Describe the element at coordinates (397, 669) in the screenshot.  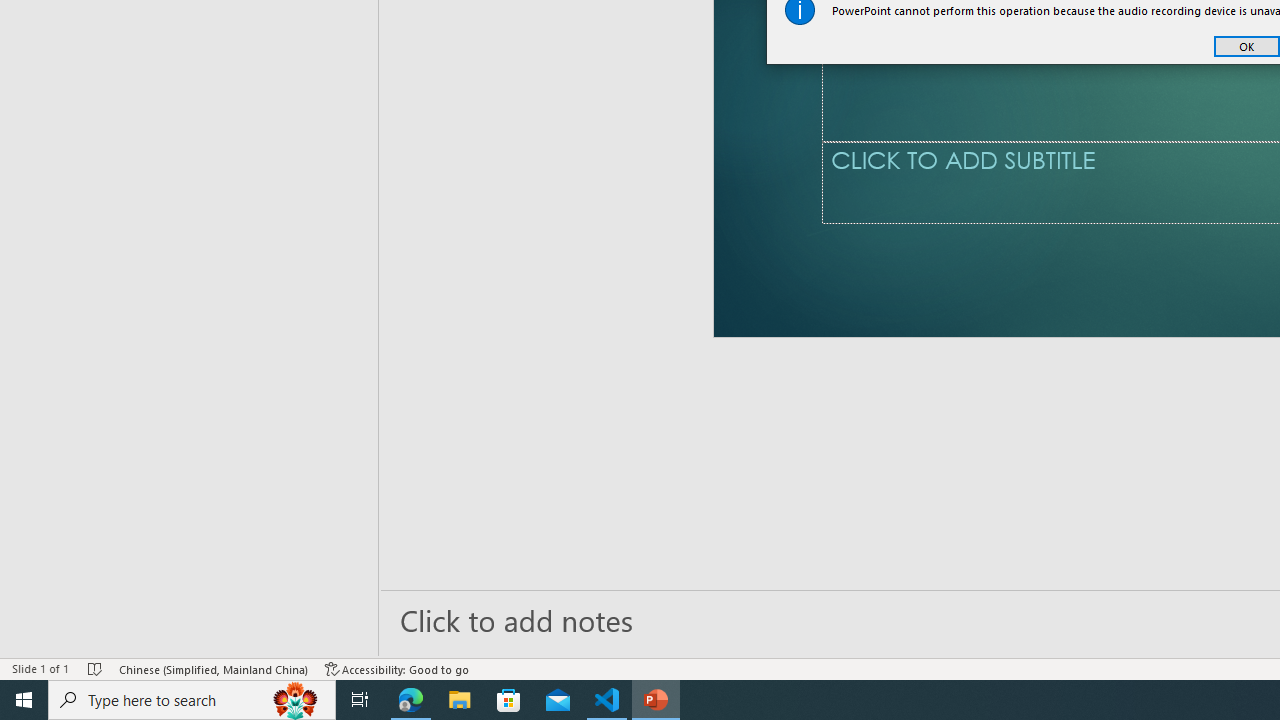
I see `'Accessibility Checker Accessibility: Good to go'` at that location.